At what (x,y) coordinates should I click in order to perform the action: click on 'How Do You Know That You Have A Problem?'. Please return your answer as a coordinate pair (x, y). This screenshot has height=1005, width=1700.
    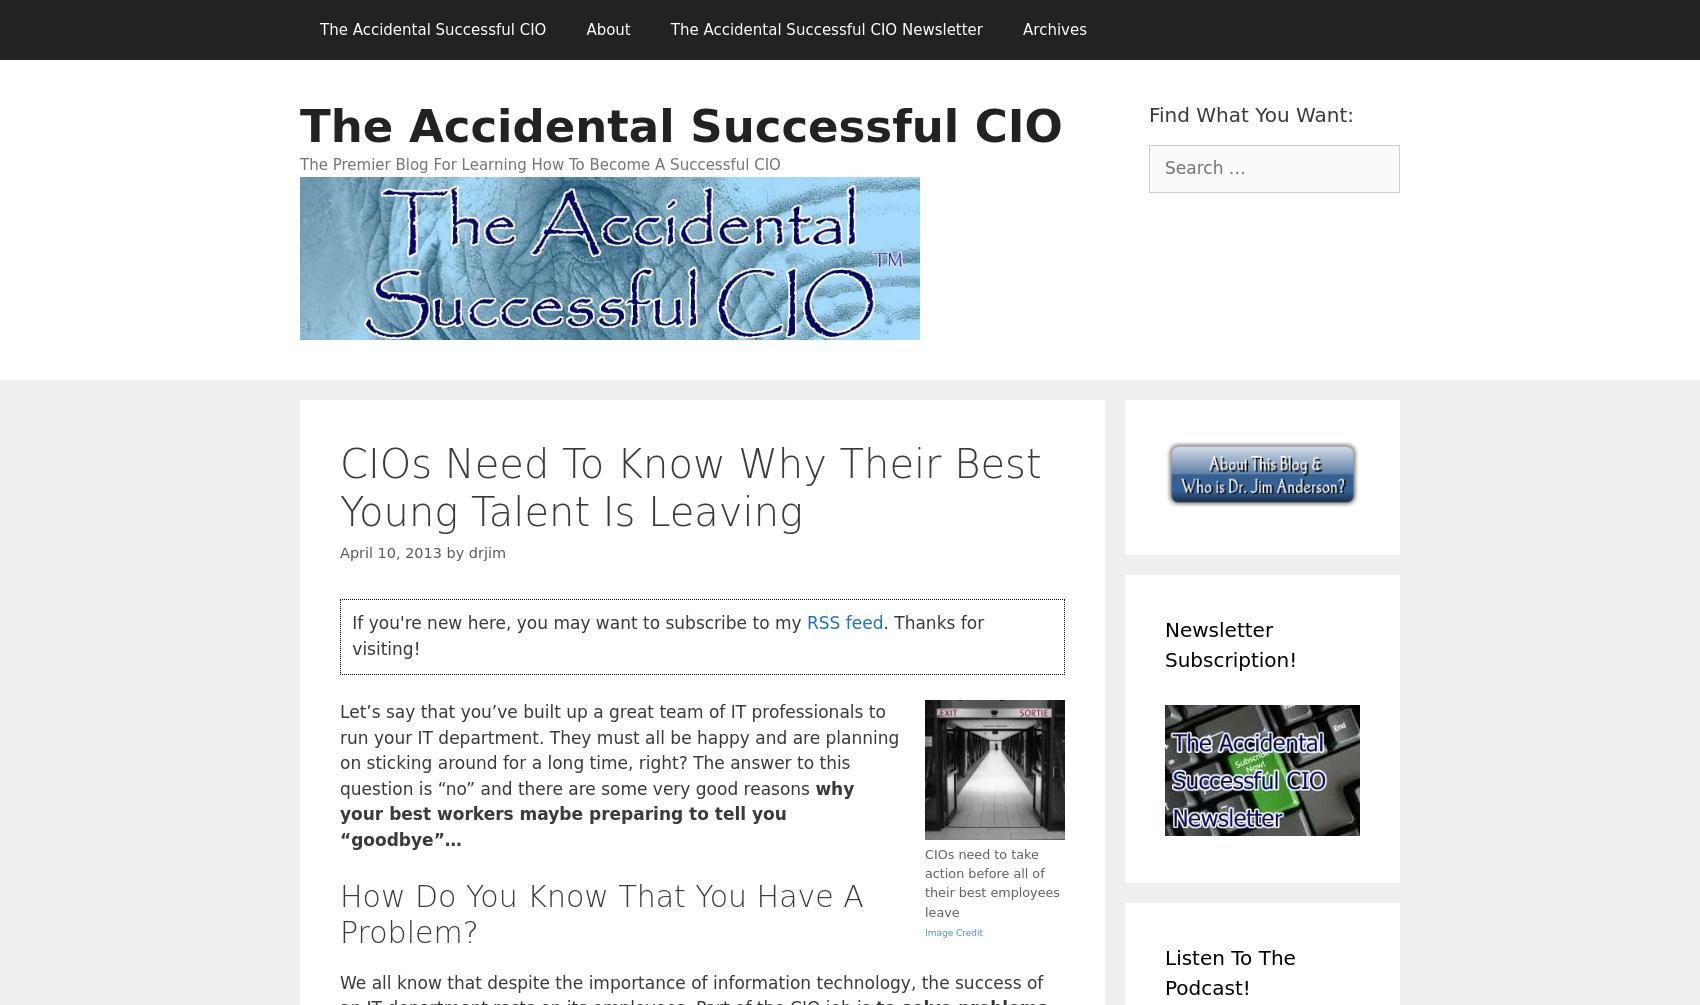
    Looking at the image, I should click on (339, 912).